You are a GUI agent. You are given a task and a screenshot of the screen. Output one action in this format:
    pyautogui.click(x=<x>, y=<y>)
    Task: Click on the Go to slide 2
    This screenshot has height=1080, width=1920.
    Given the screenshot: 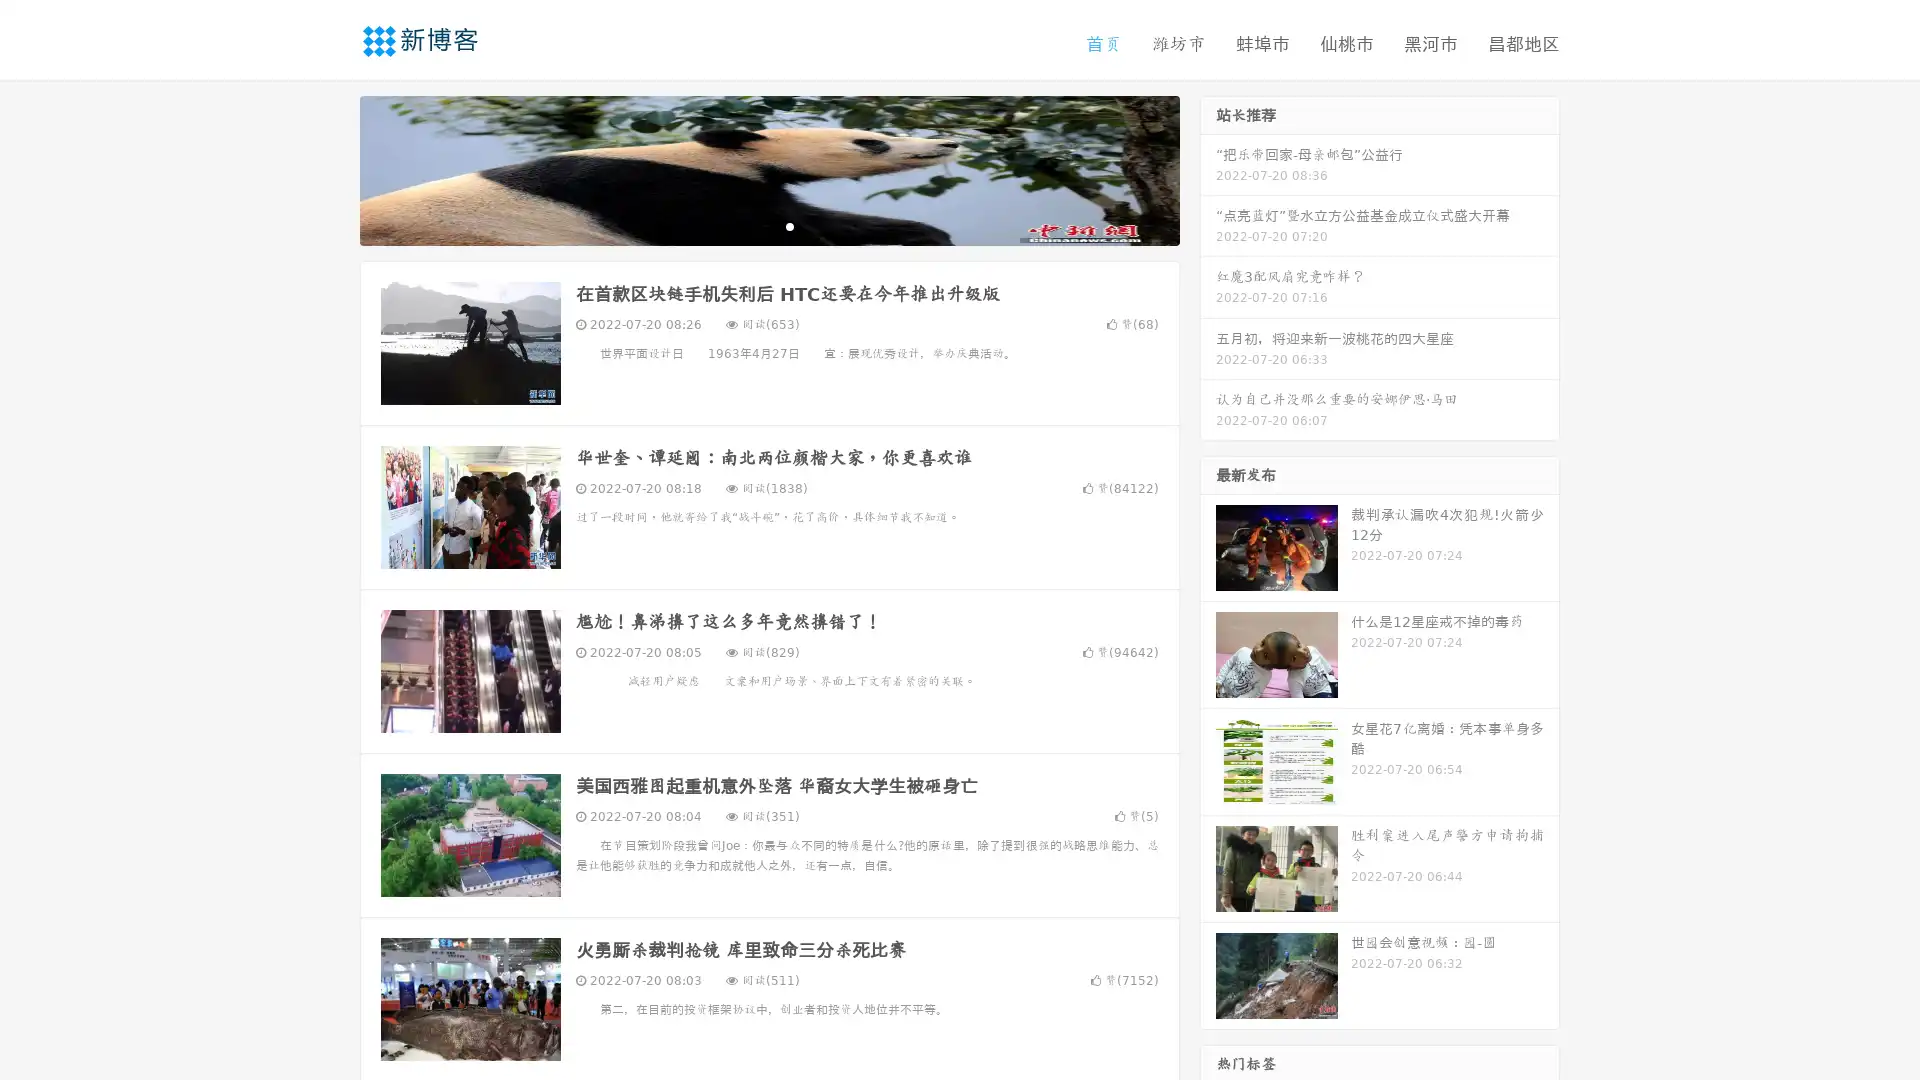 What is the action you would take?
    pyautogui.click(x=768, y=225)
    